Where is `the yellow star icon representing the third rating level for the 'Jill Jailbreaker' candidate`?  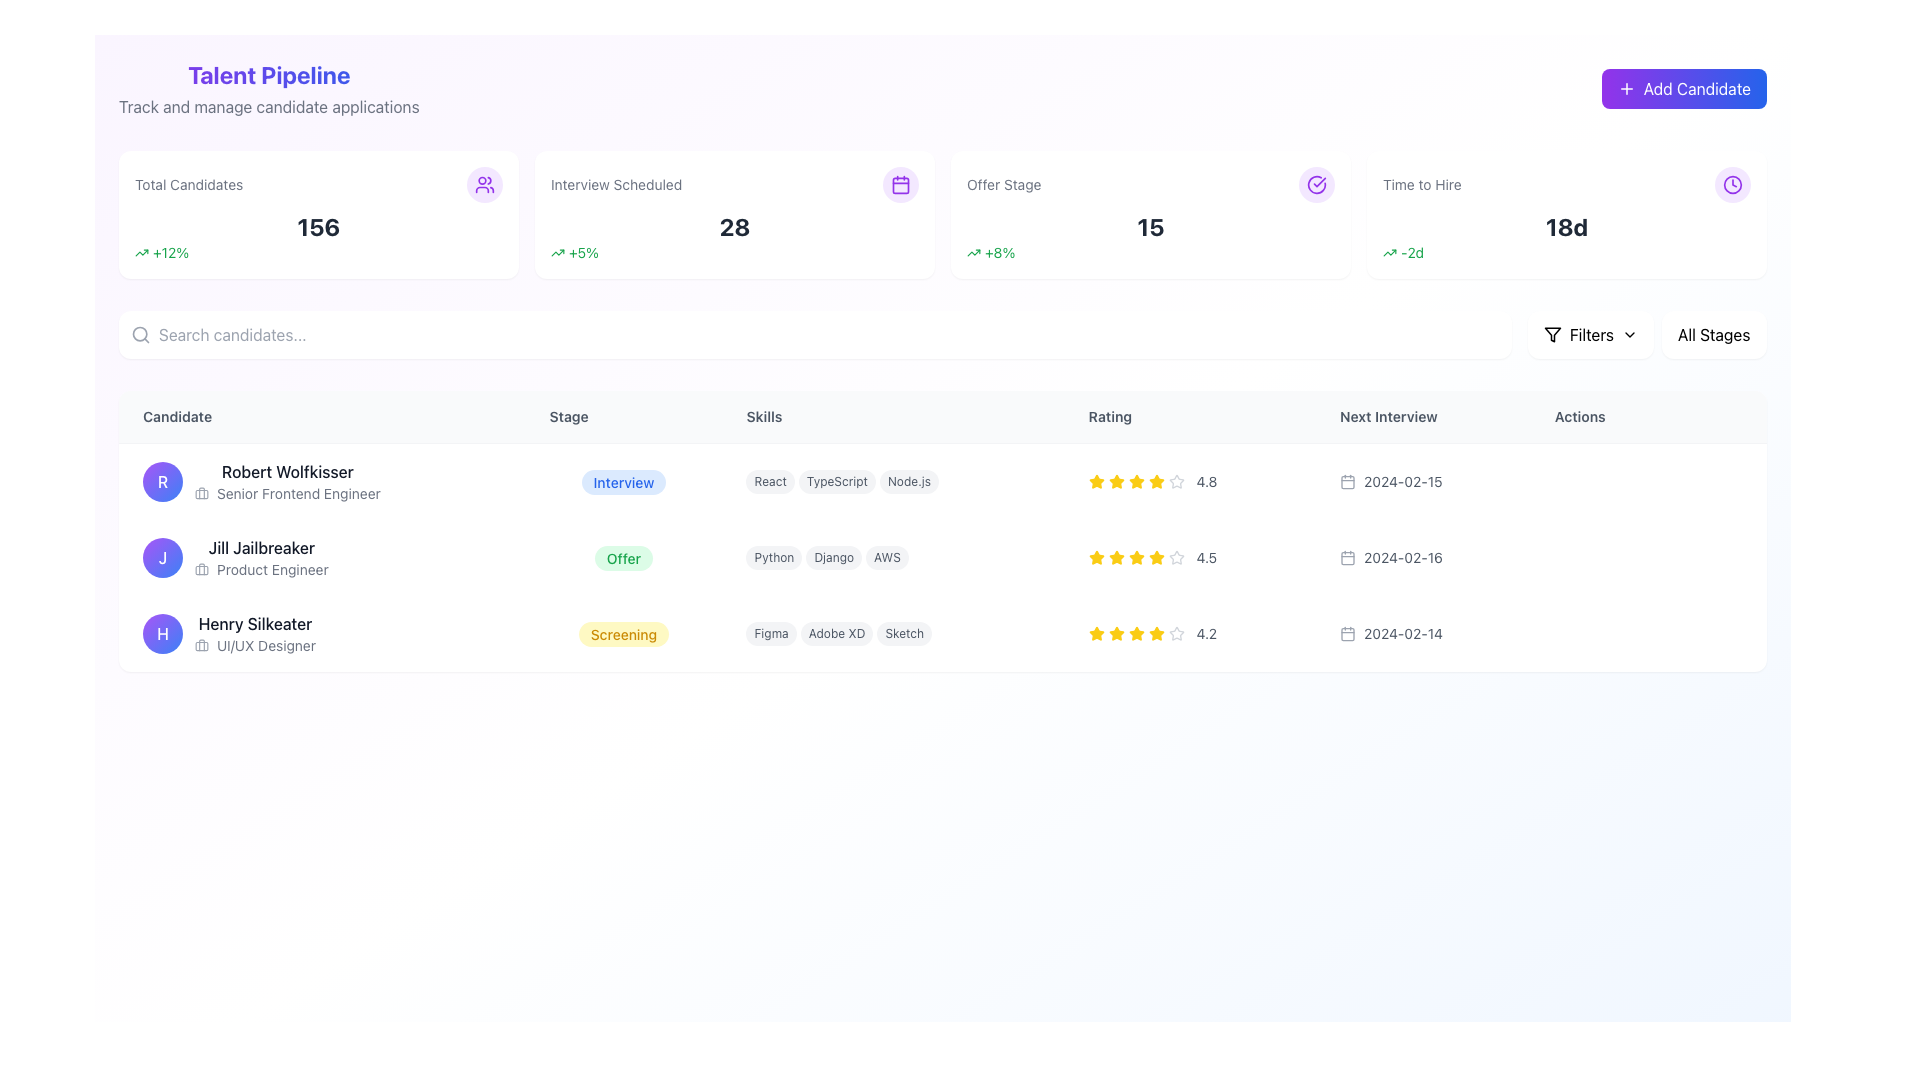 the yellow star icon representing the third rating level for the 'Jill Jailbreaker' candidate is located at coordinates (1136, 557).